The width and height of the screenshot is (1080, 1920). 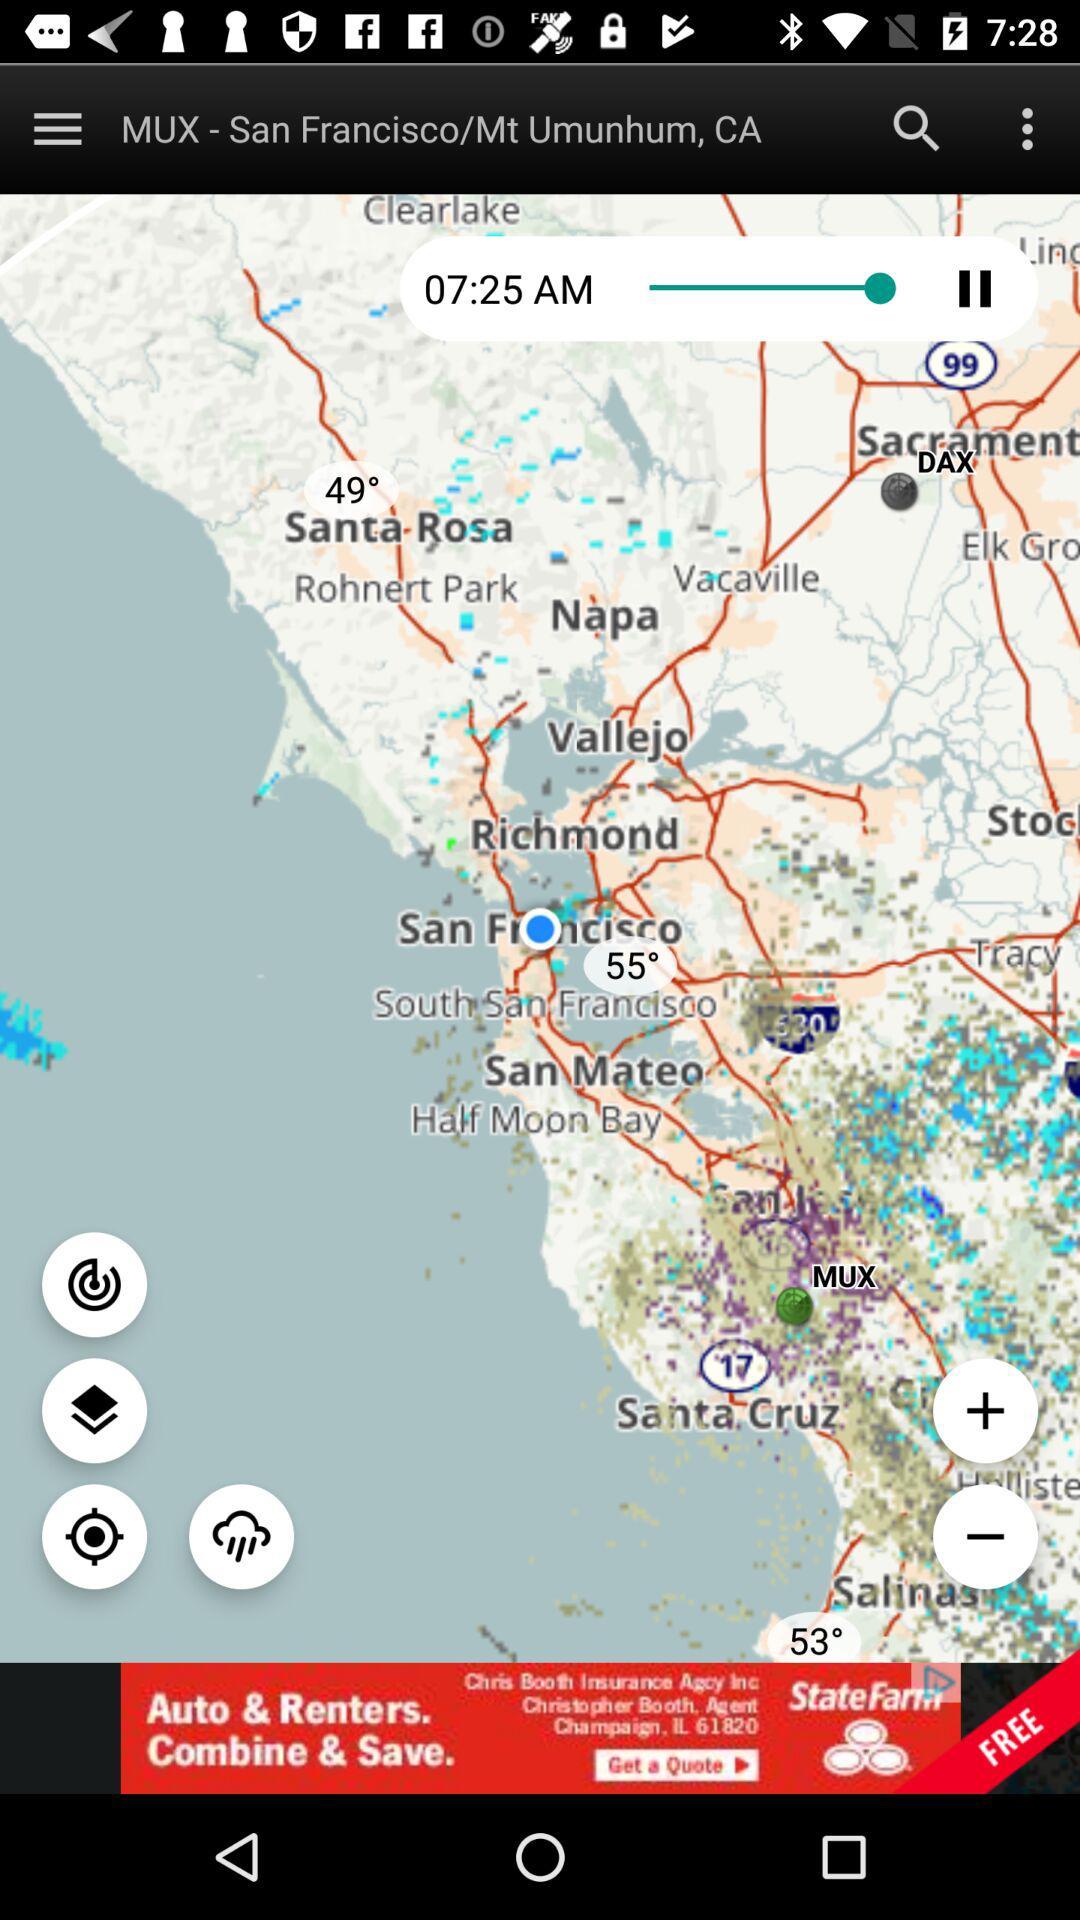 I want to click on the pause icon, so click(x=974, y=287).